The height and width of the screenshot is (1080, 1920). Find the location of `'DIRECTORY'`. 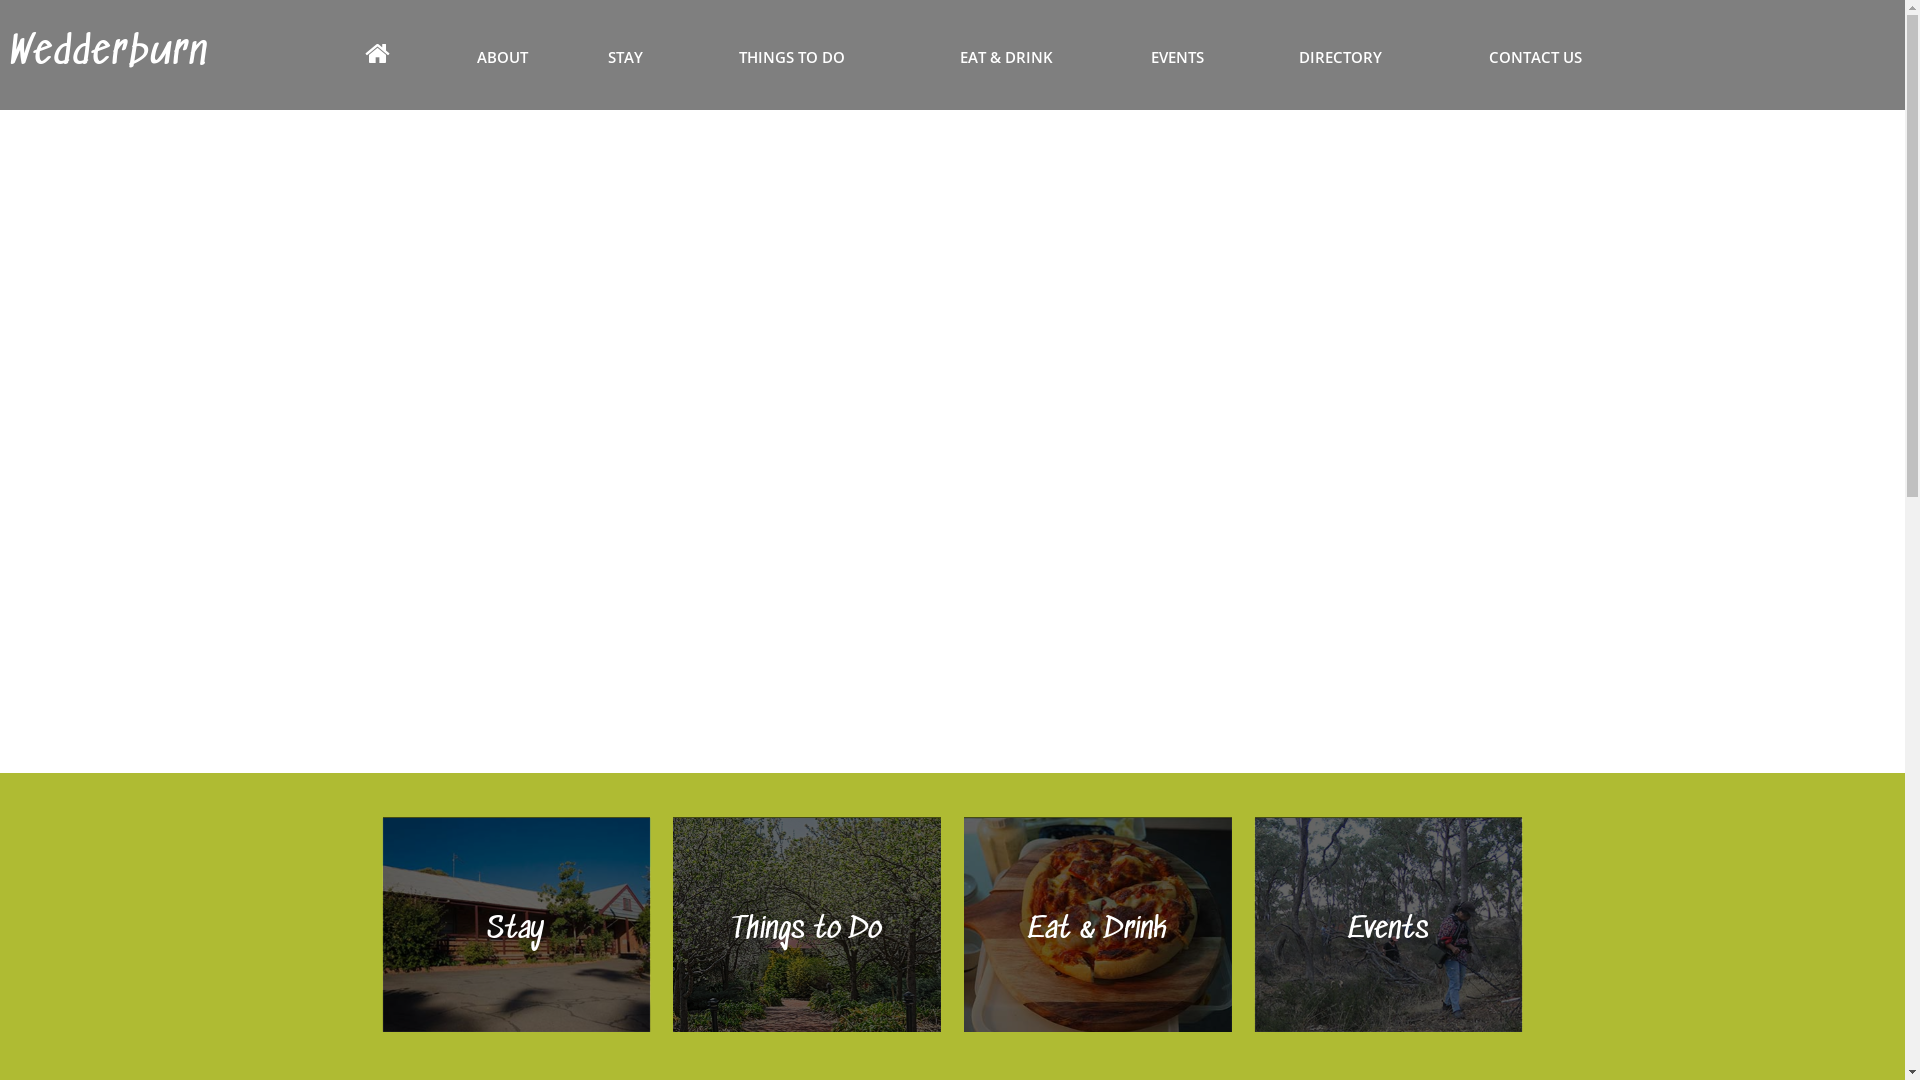

'DIRECTORY' is located at coordinates (1339, 56).